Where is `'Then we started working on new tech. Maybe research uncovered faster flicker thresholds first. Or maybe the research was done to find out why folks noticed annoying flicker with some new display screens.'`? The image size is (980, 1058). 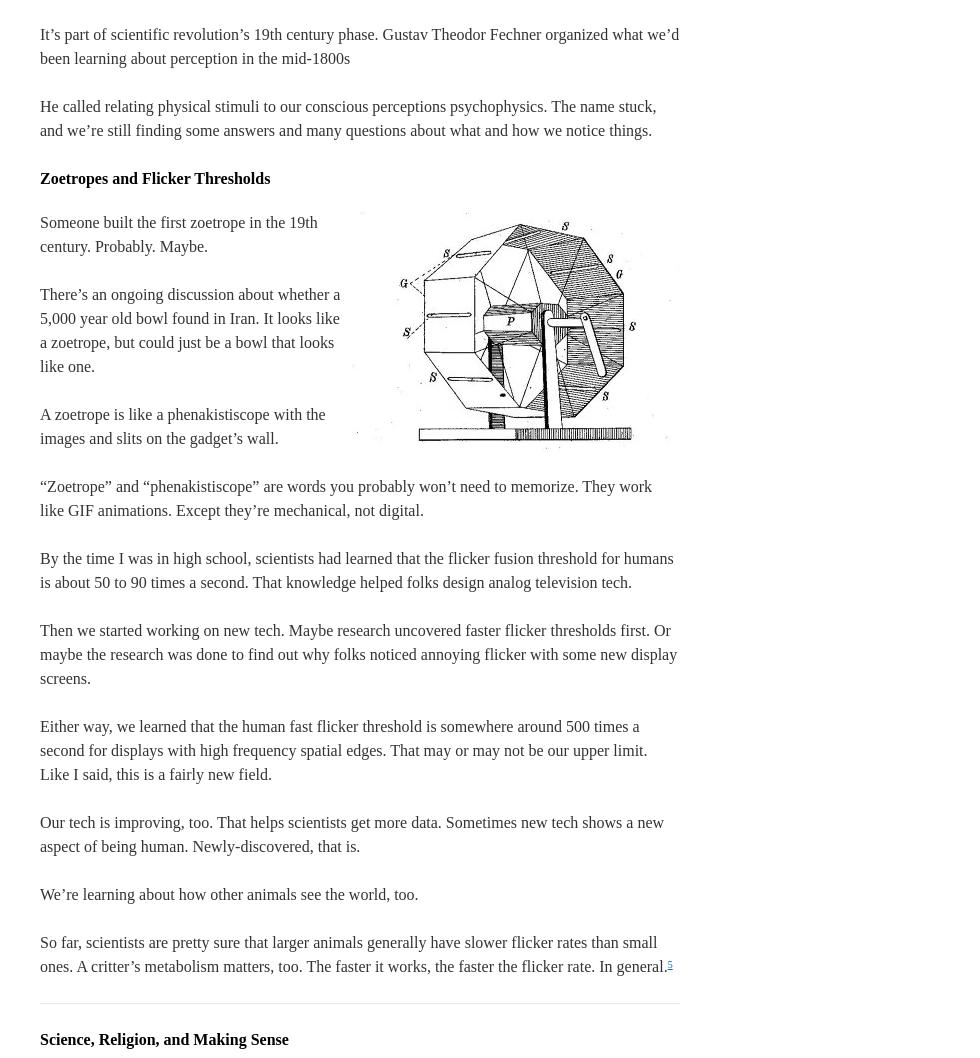
'Then we started working on new tech. Maybe research uncovered faster flicker thresholds first. Or maybe the research was done to find out why folks noticed annoying flicker with some new display screens.' is located at coordinates (358, 653).